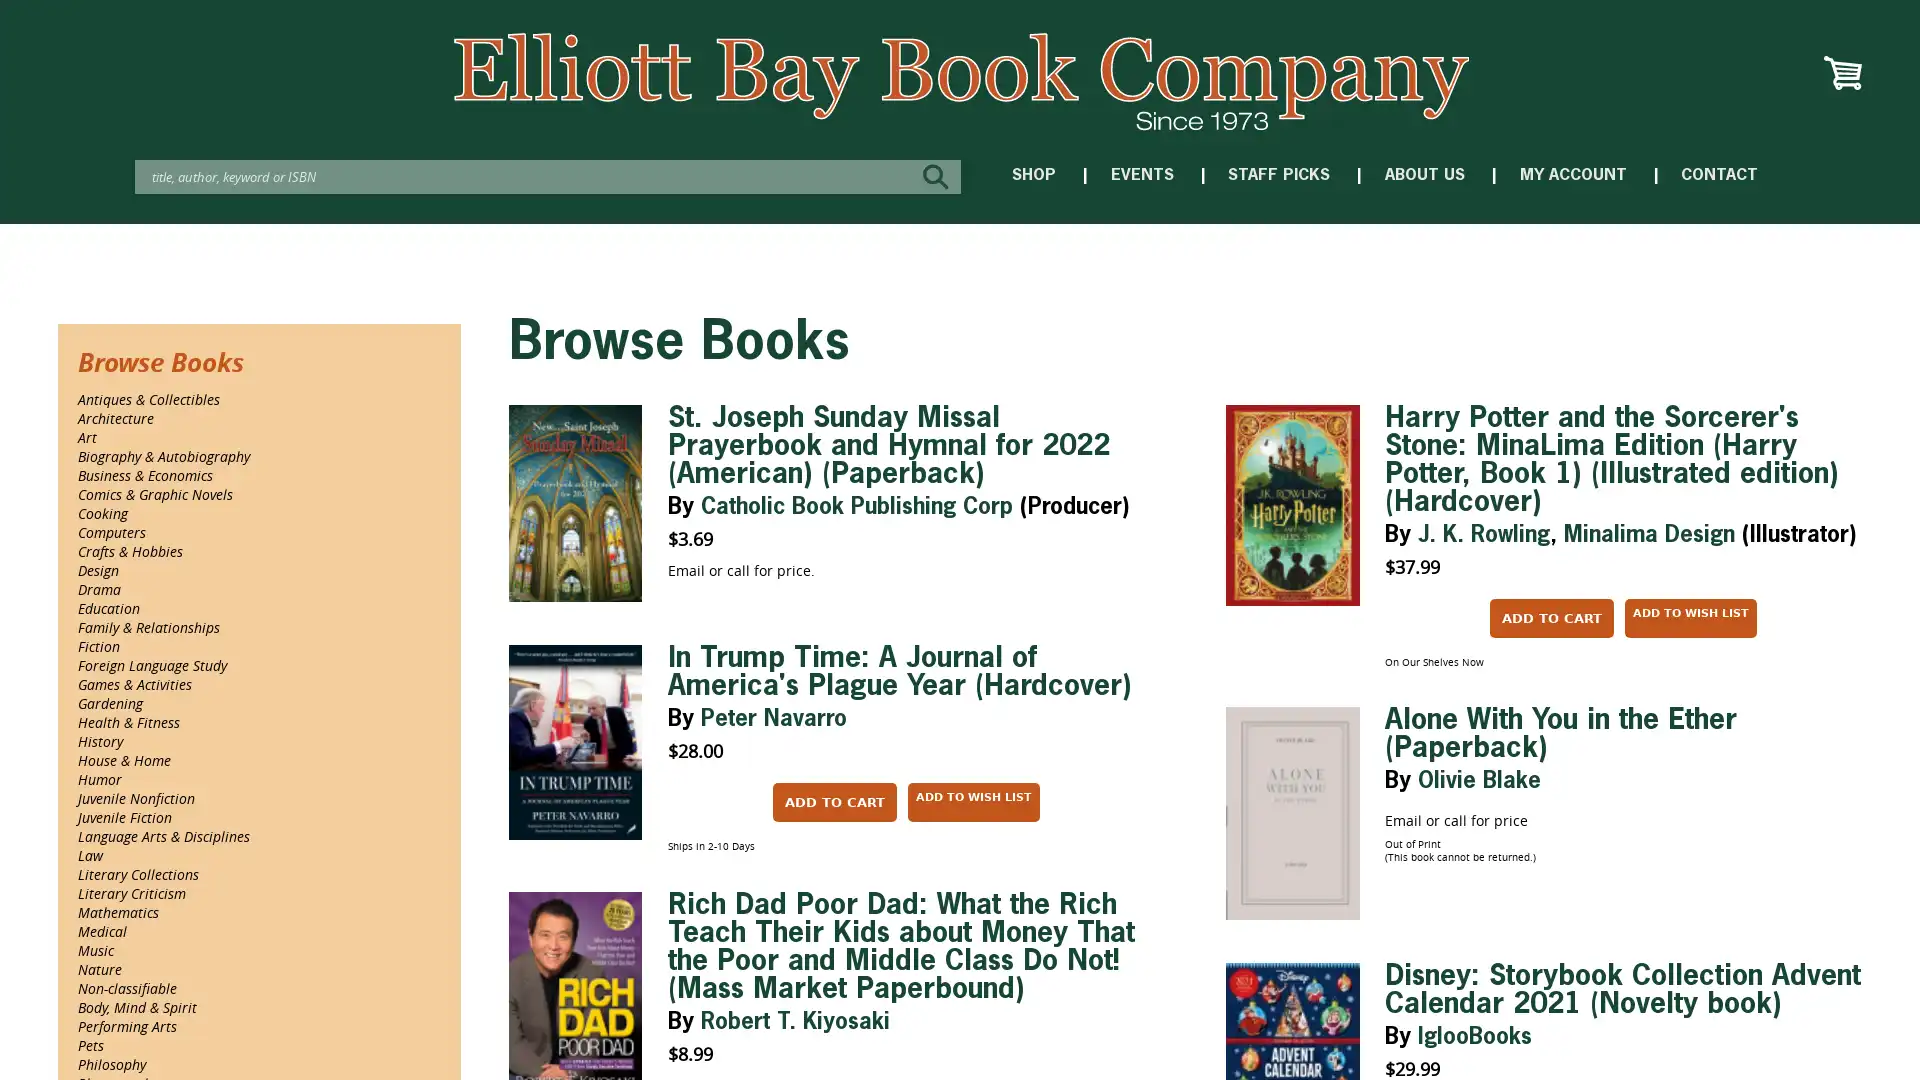 This screenshot has height=1080, width=1920. I want to click on Search, so click(939, 175).